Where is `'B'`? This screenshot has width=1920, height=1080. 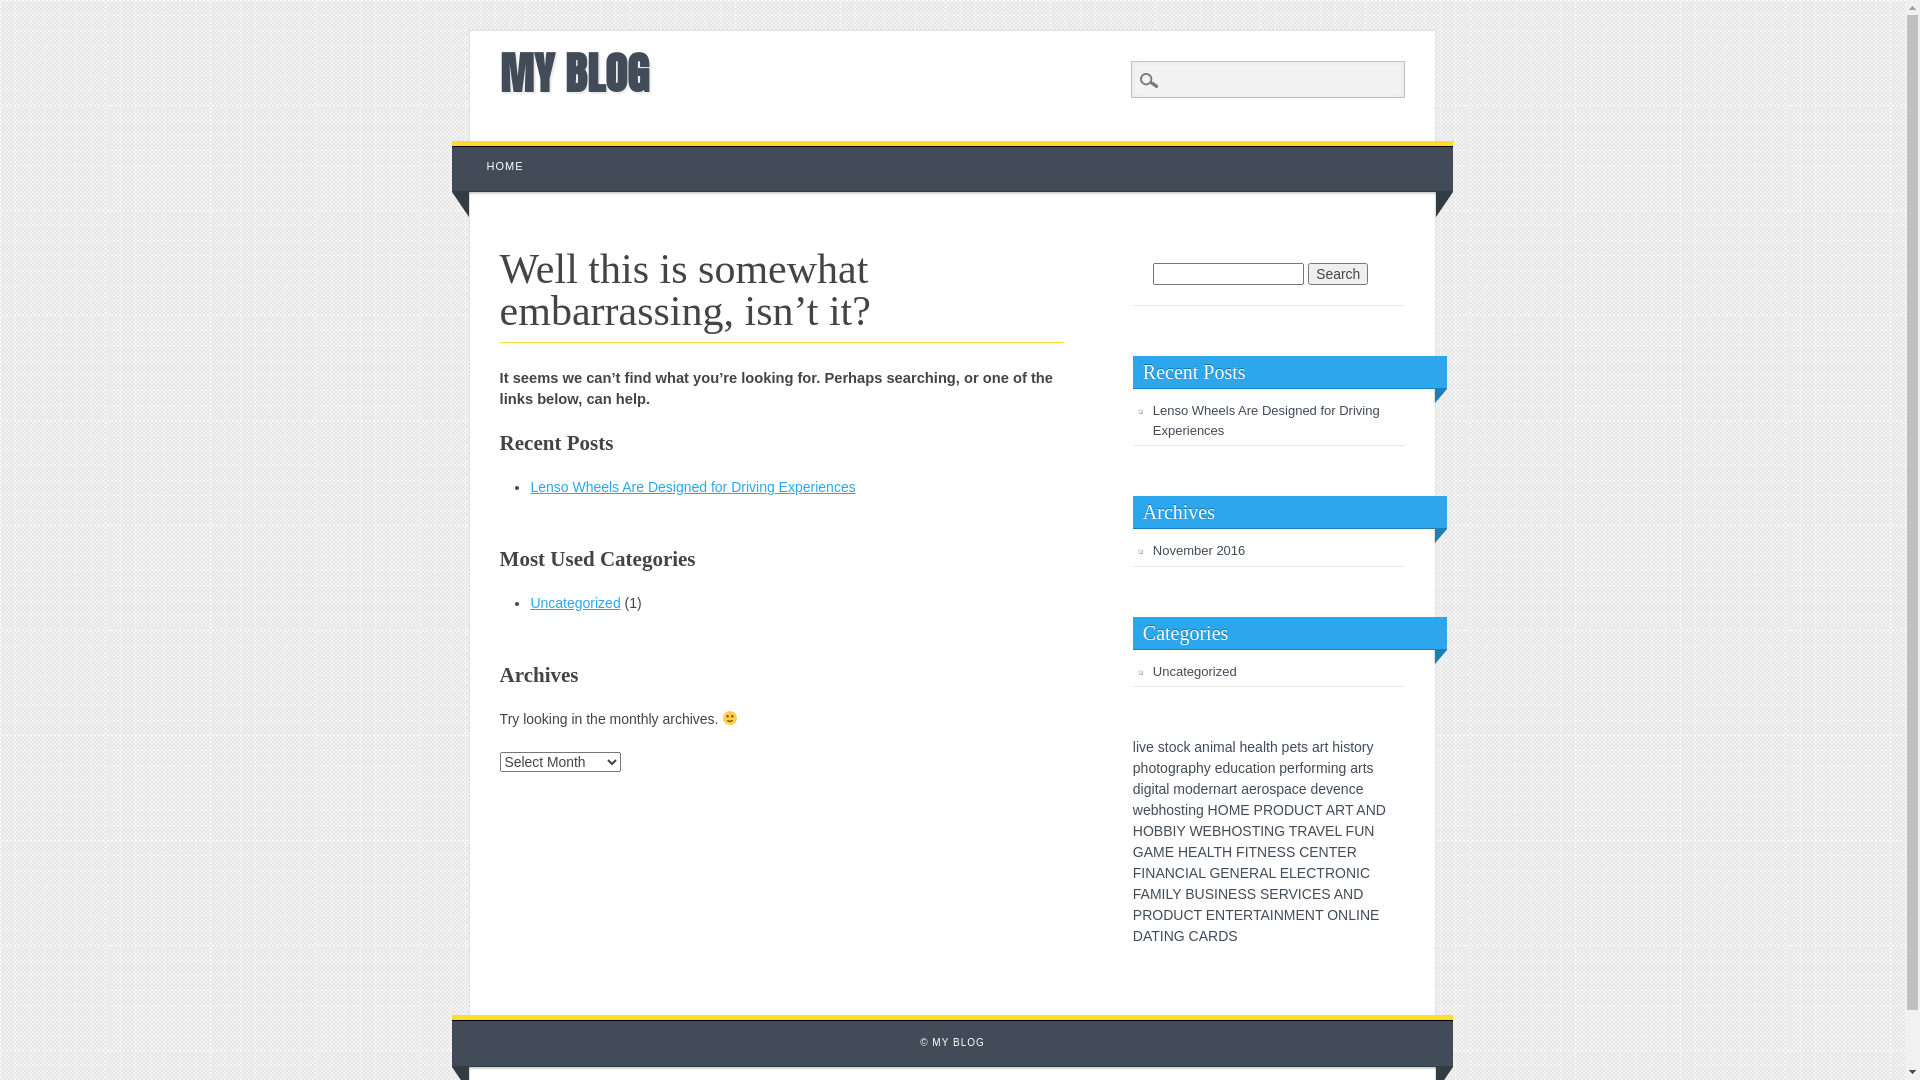 'B' is located at coordinates (1189, 893).